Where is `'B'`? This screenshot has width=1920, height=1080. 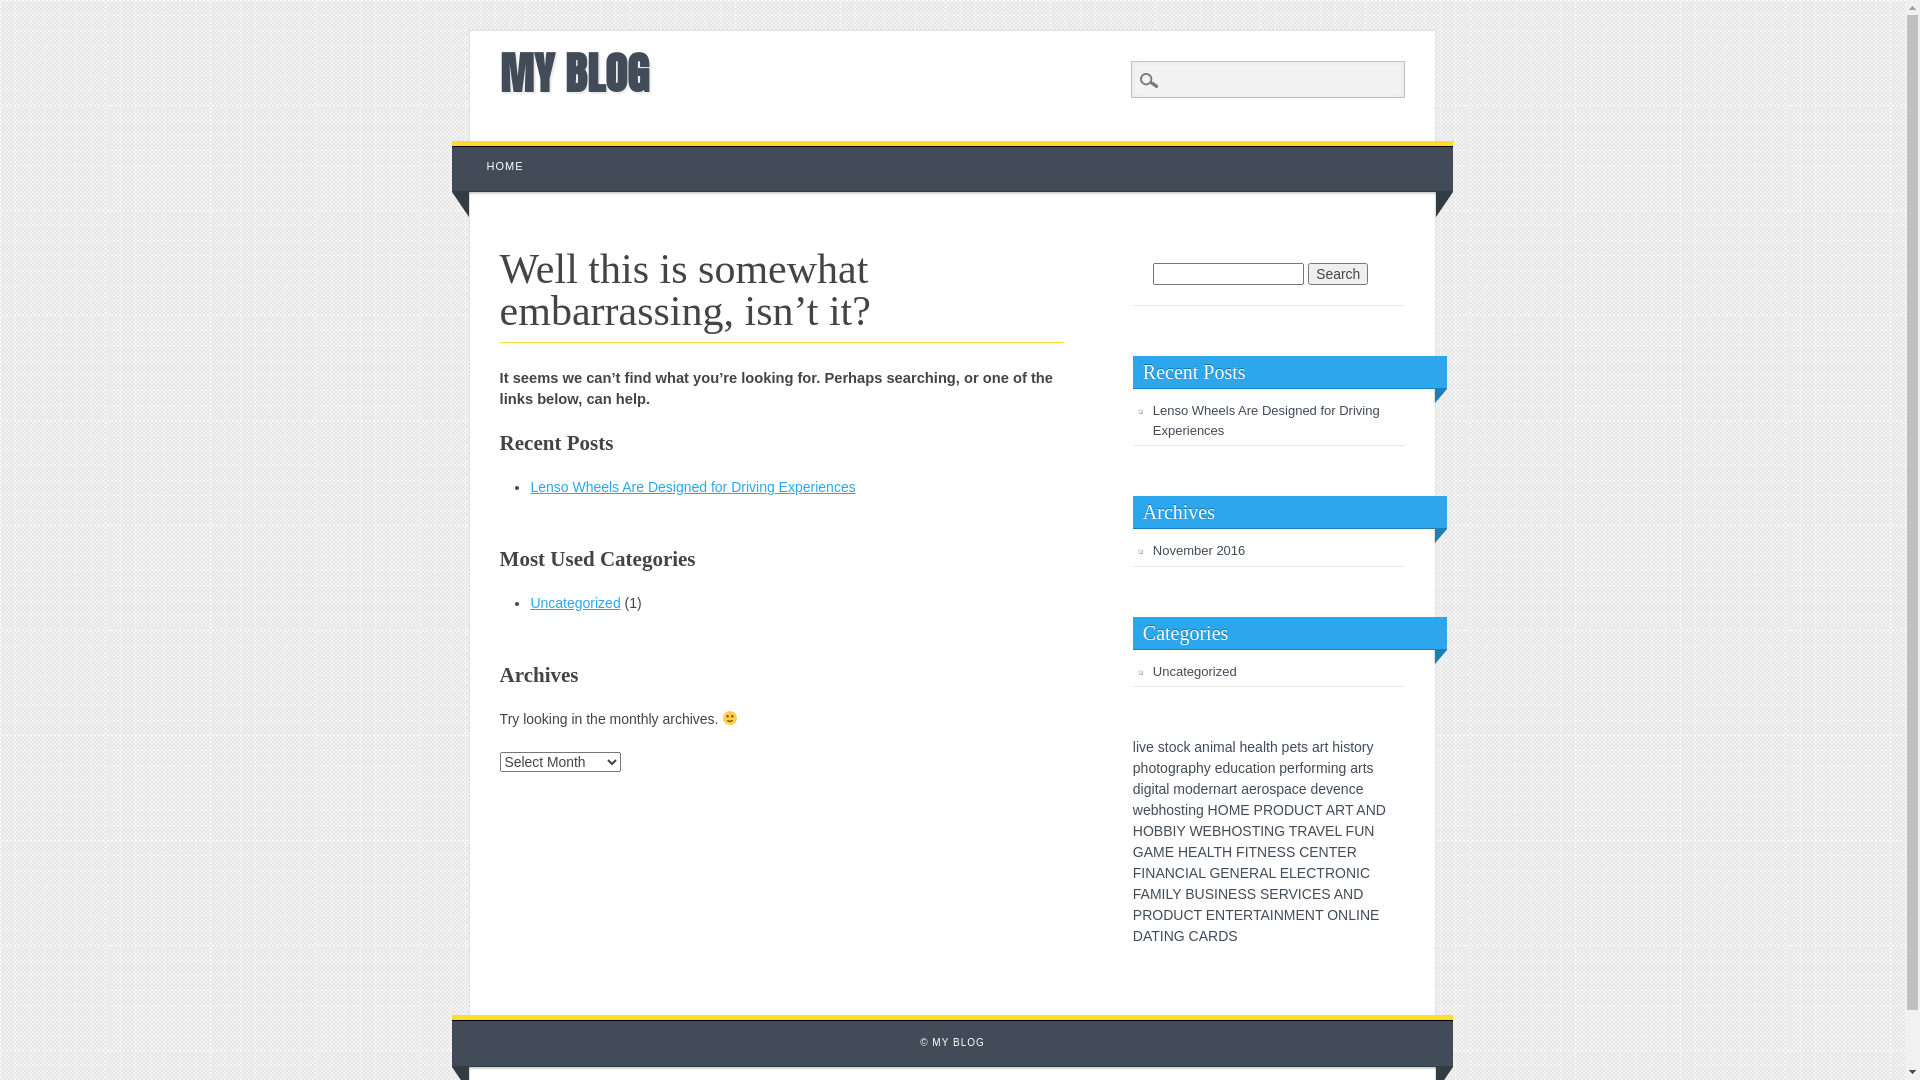 'B' is located at coordinates (1189, 893).